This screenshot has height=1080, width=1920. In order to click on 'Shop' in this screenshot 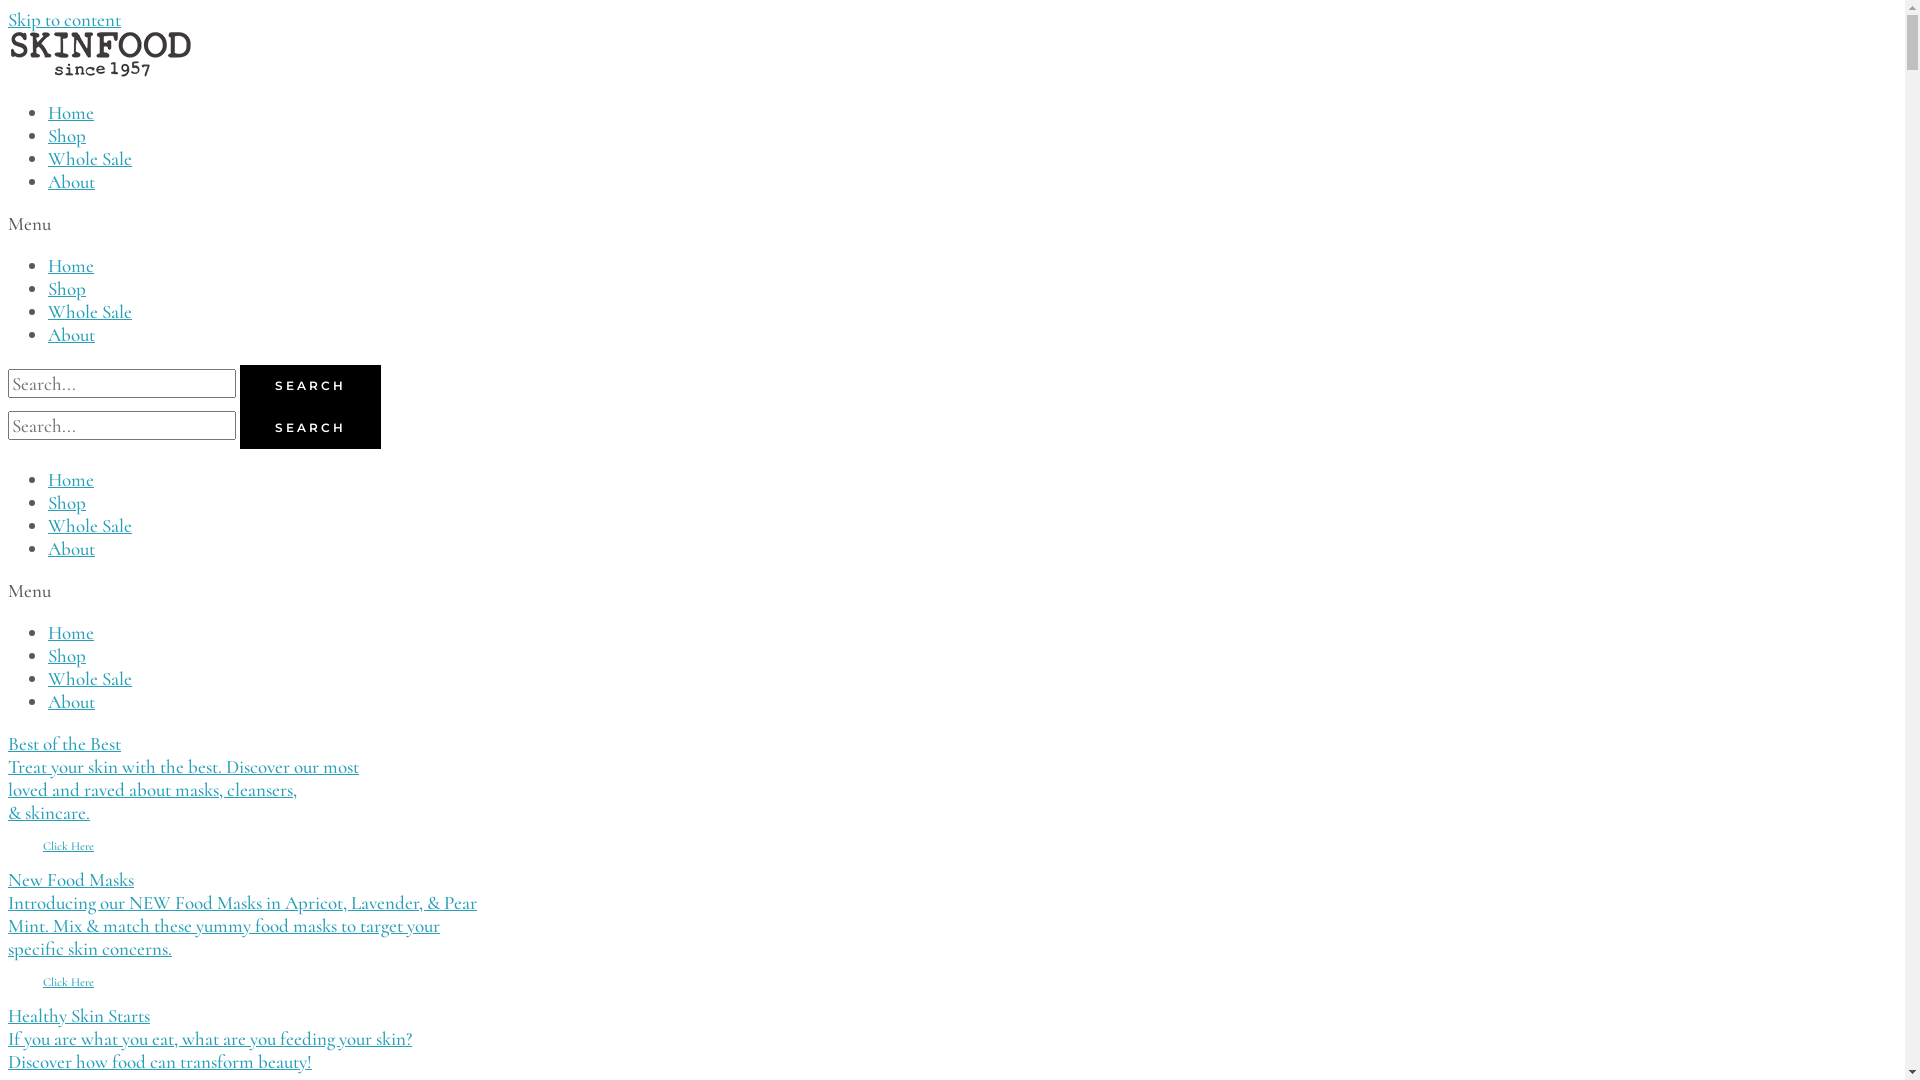, I will do `click(67, 655)`.